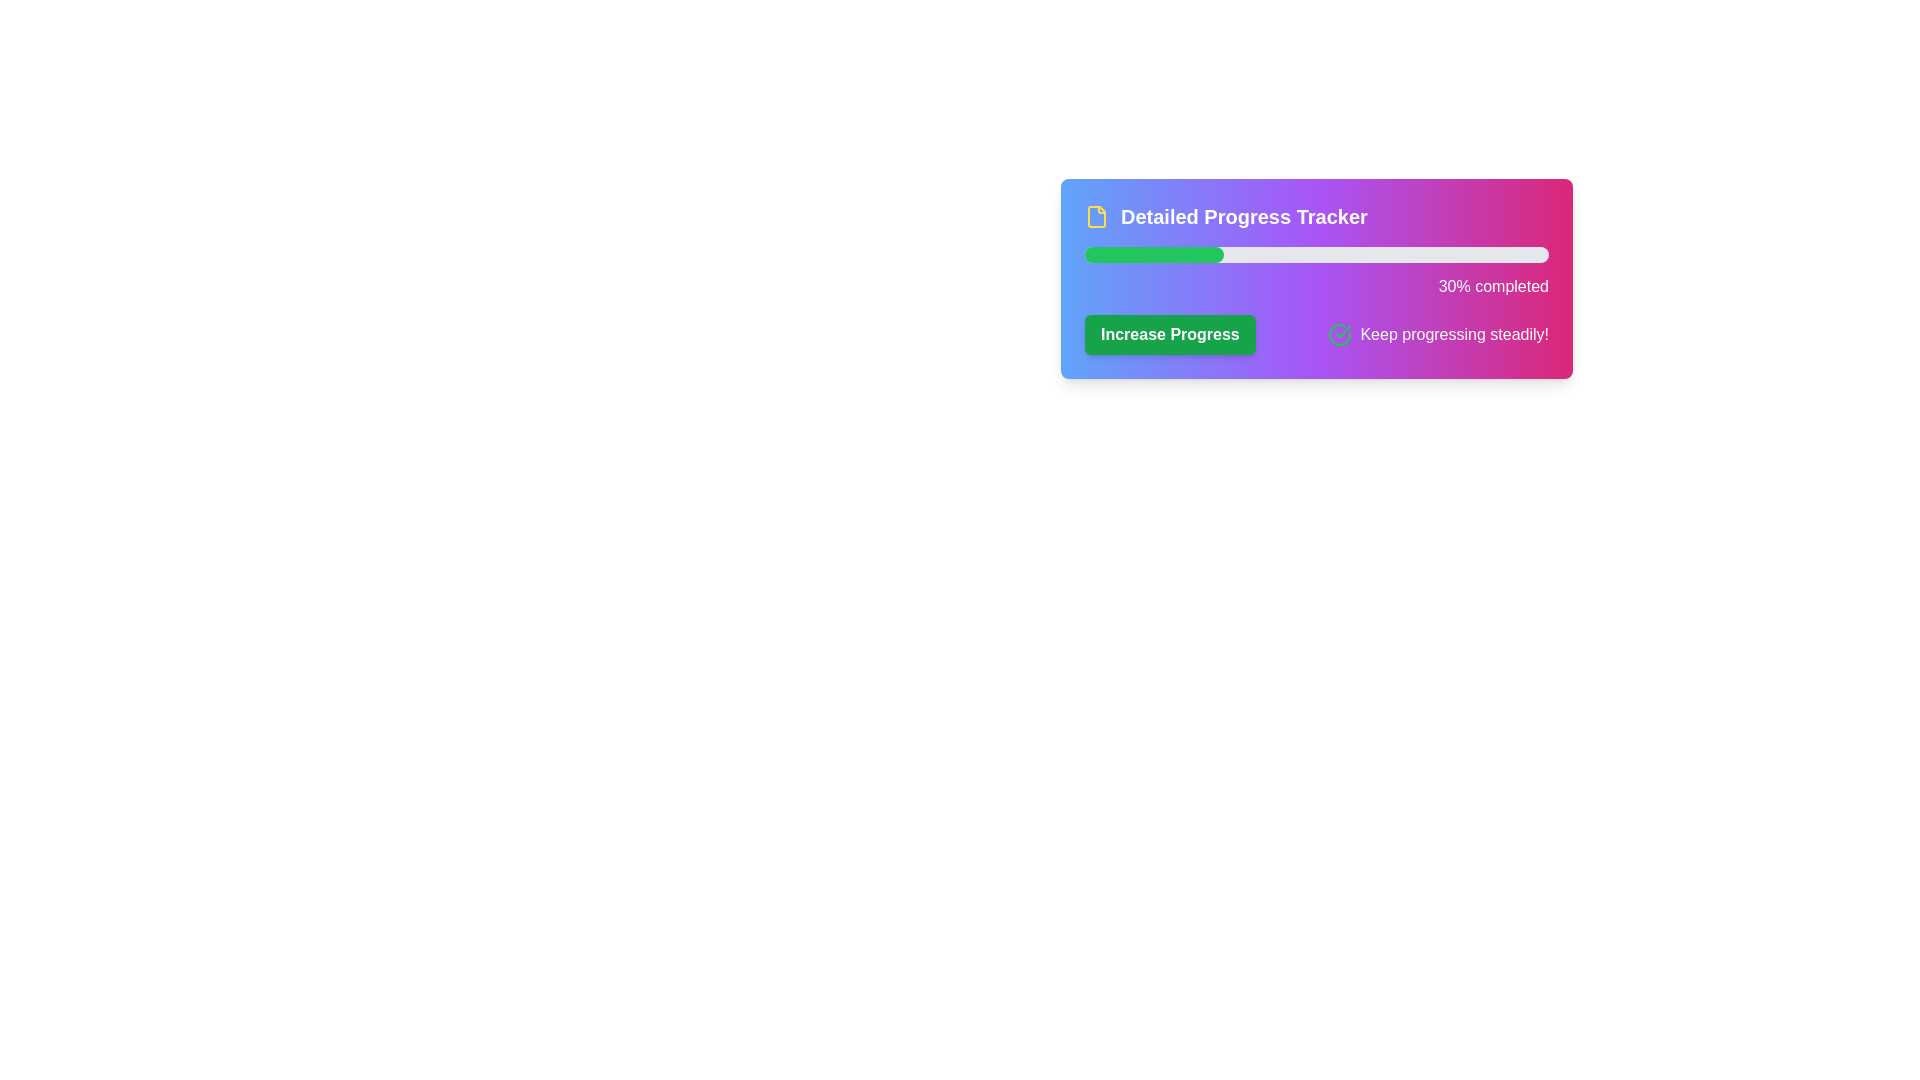 This screenshot has width=1920, height=1080. What do you see at coordinates (1154, 253) in the screenshot?
I see `the green, rounded progress indicator bar located within the progress tracker interface` at bounding box center [1154, 253].